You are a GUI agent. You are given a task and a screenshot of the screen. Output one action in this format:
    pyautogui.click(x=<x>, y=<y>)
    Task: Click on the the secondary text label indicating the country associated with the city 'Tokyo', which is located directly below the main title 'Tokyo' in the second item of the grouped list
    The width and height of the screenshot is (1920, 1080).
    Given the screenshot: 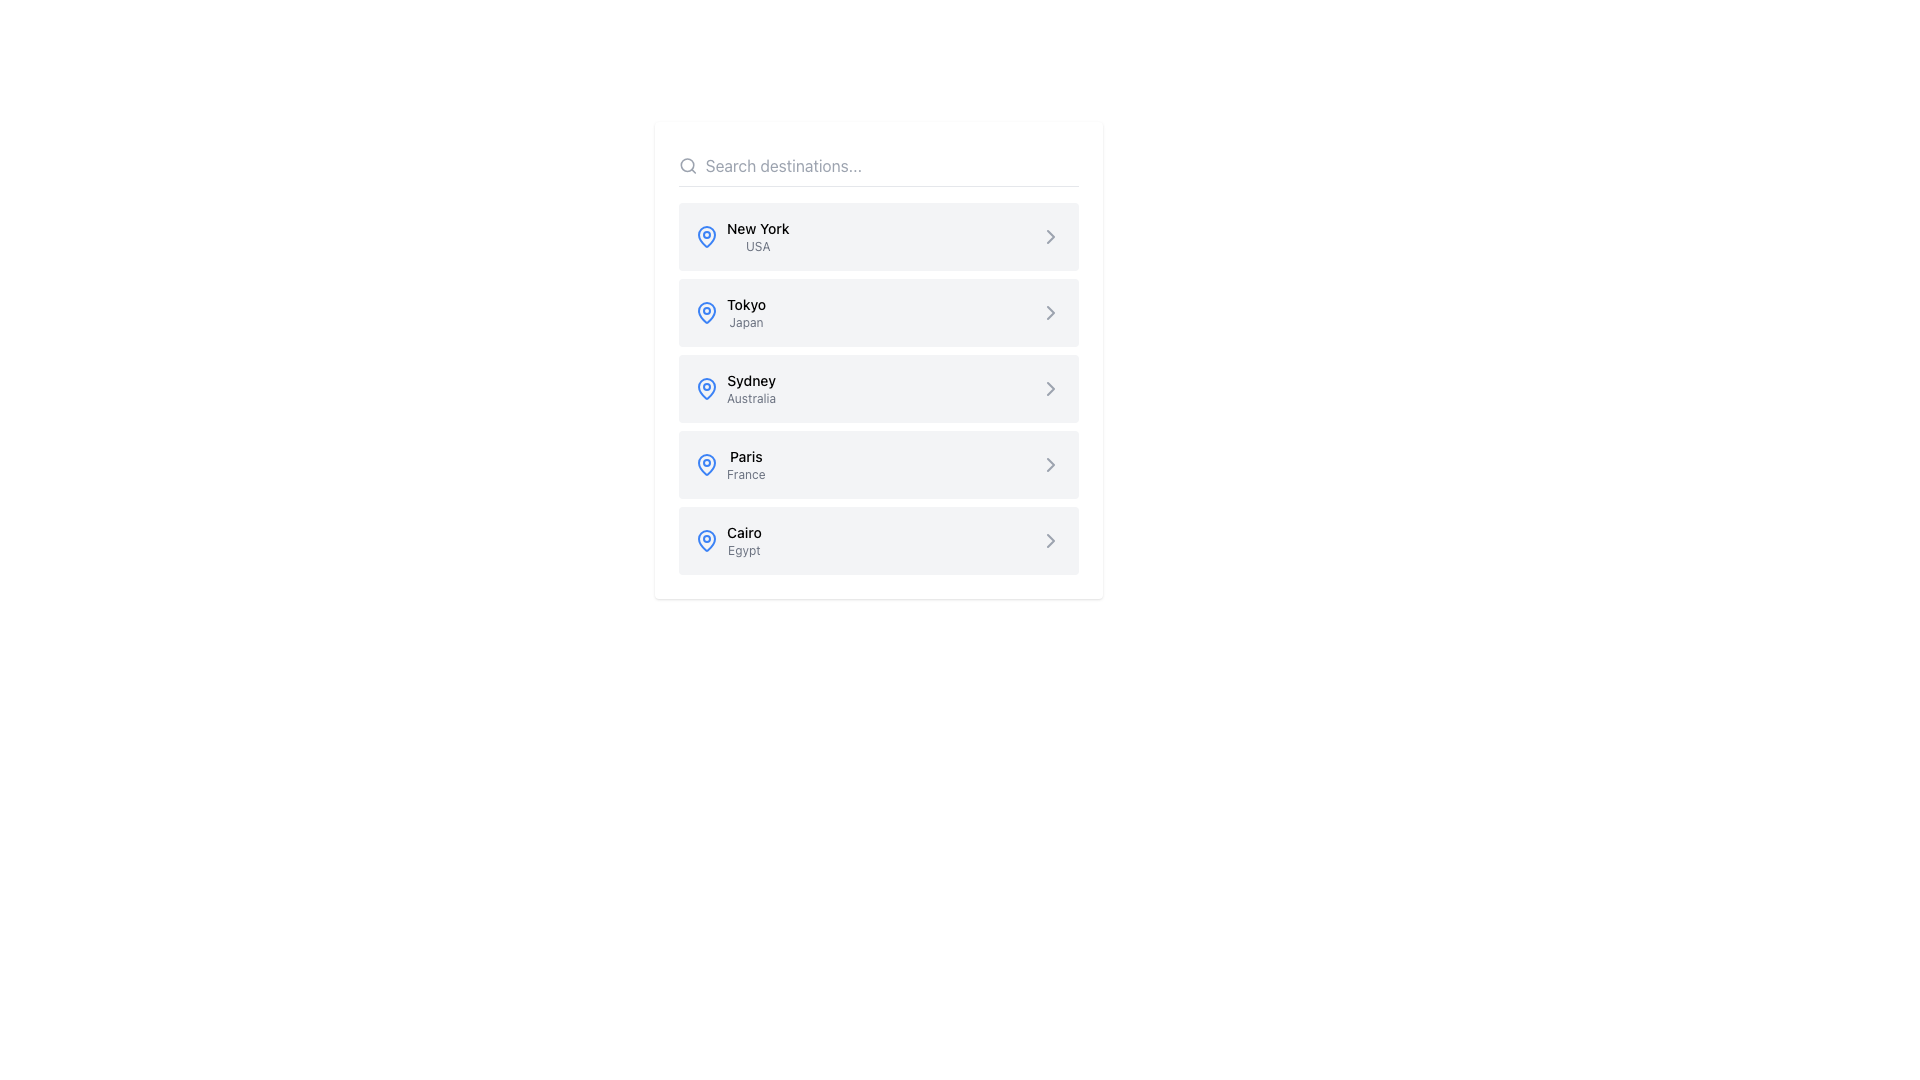 What is the action you would take?
    pyautogui.click(x=745, y=322)
    